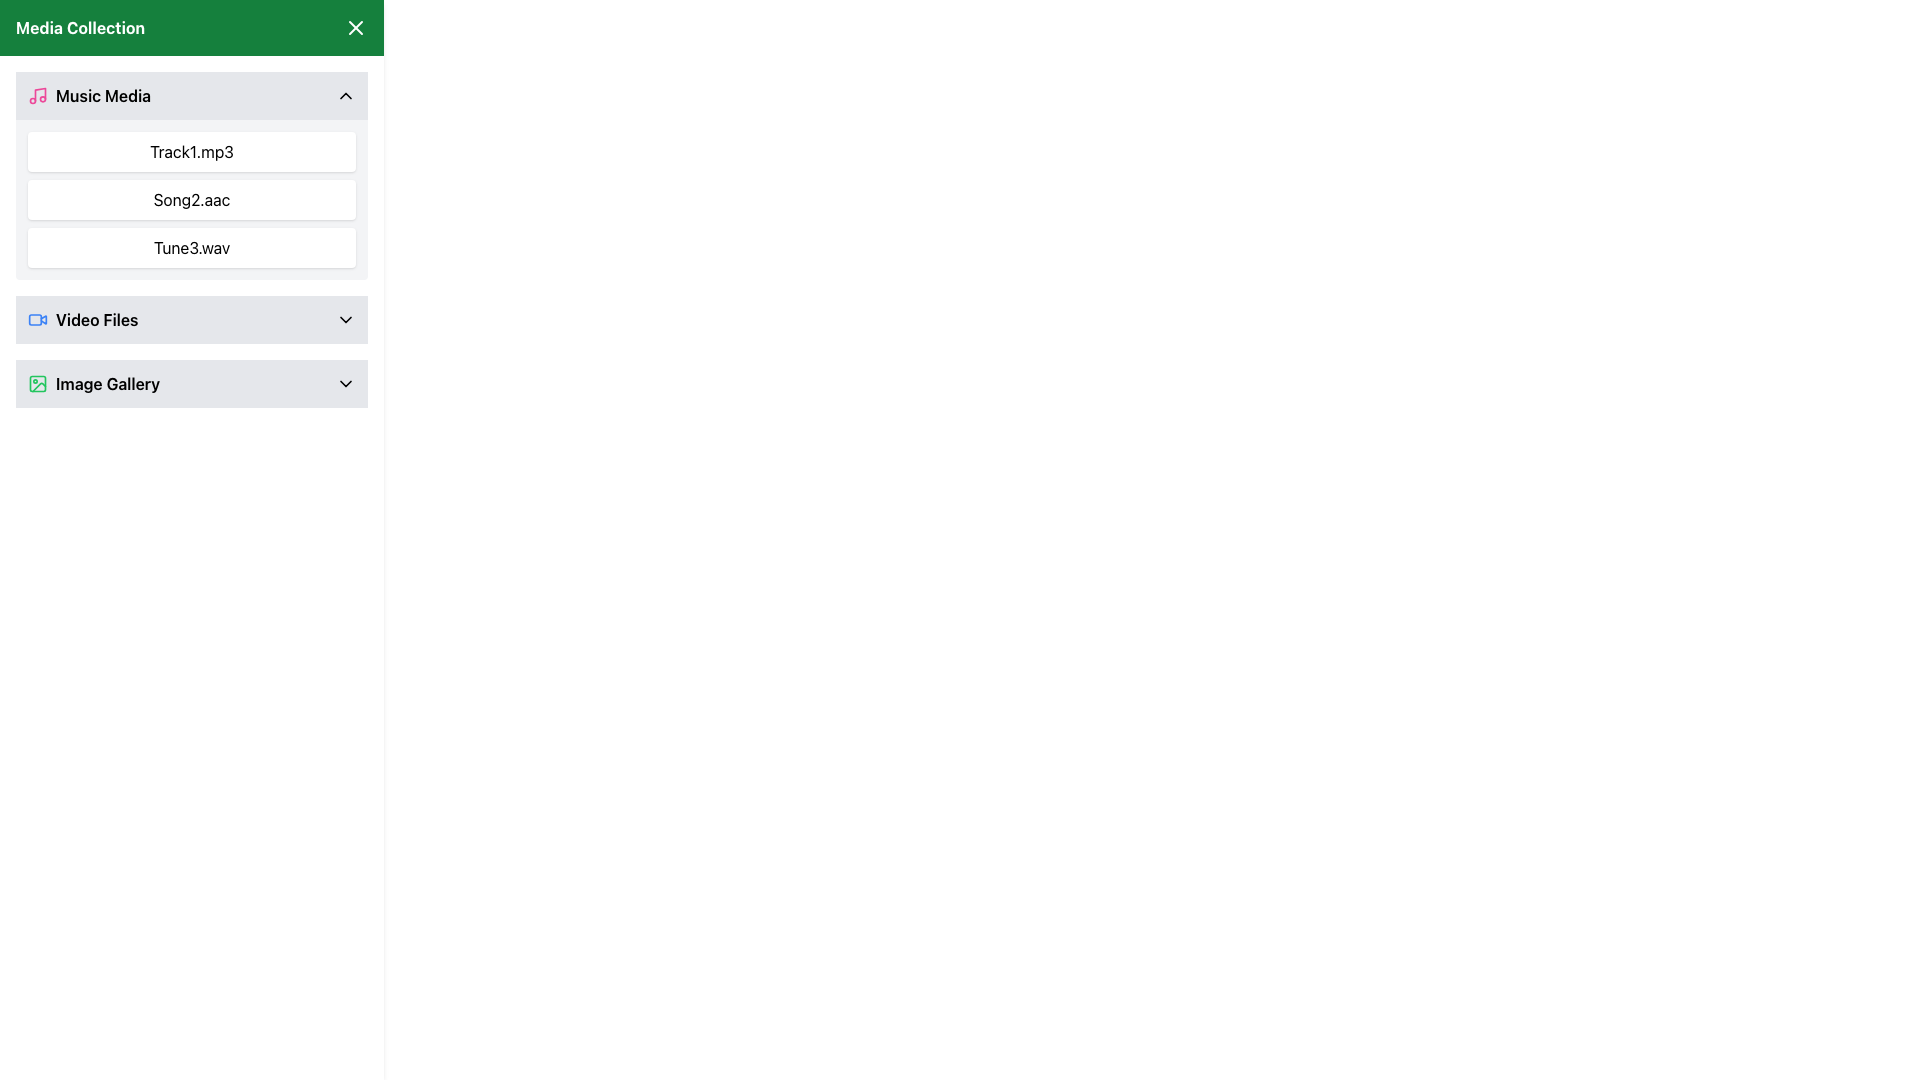 Image resolution: width=1920 pixels, height=1080 pixels. Describe the element at coordinates (82, 319) in the screenshot. I see `the 'Video Files' button which includes a blue video camera icon and bold text` at that location.